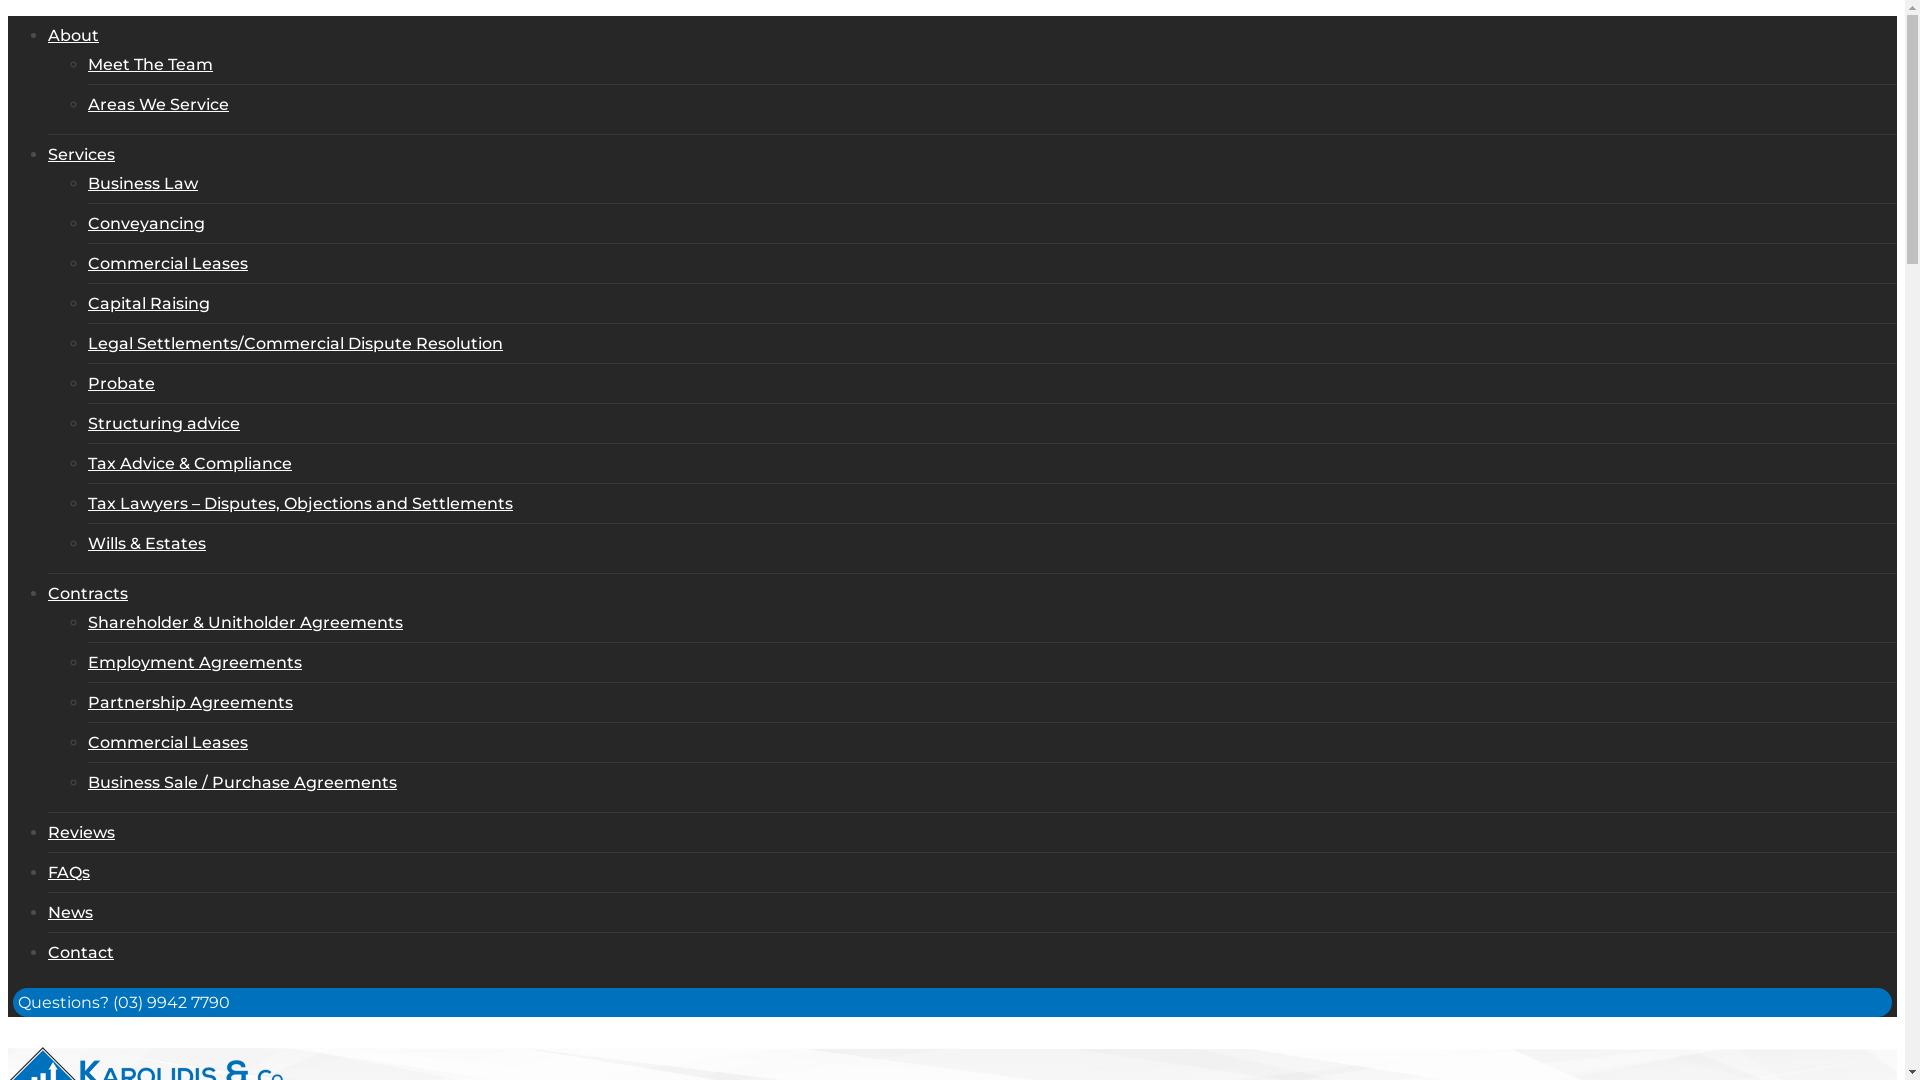  I want to click on 'Areas We Service', so click(157, 104).